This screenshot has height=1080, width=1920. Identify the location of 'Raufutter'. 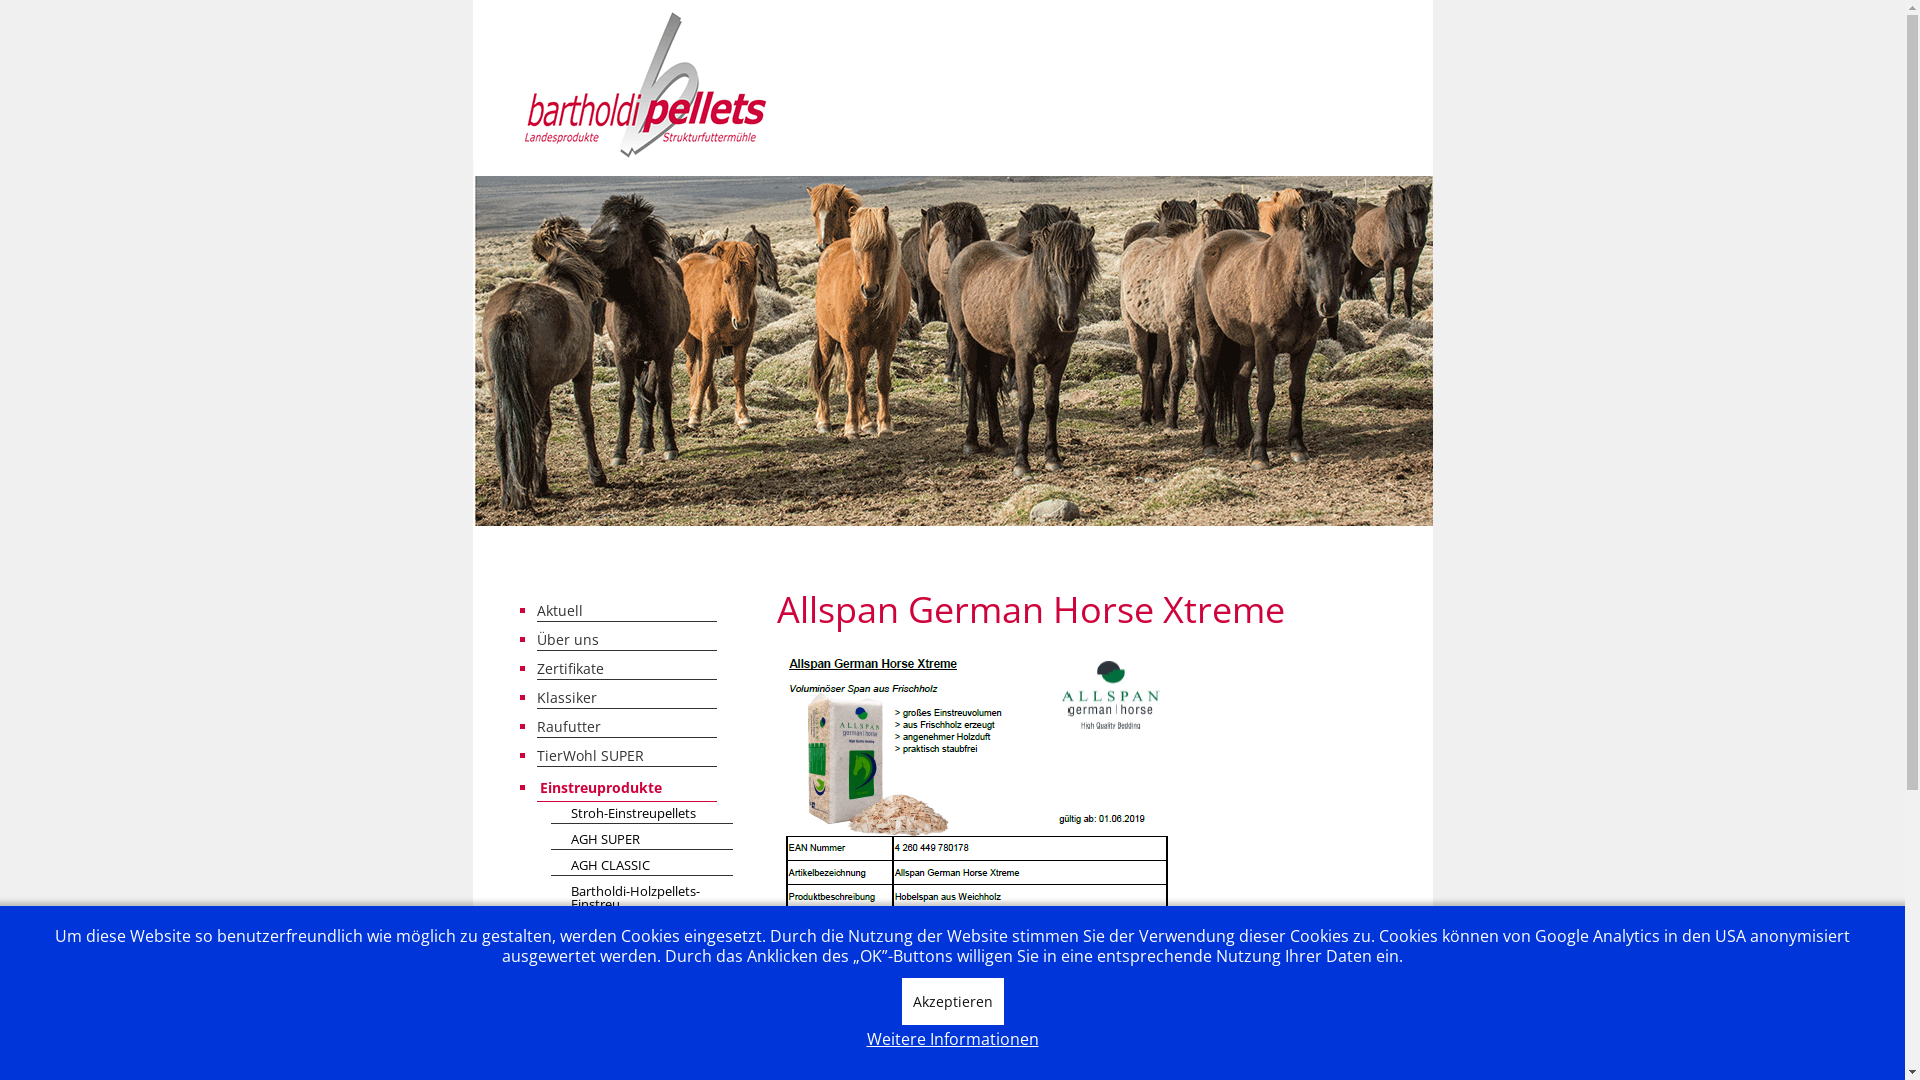
(536, 726).